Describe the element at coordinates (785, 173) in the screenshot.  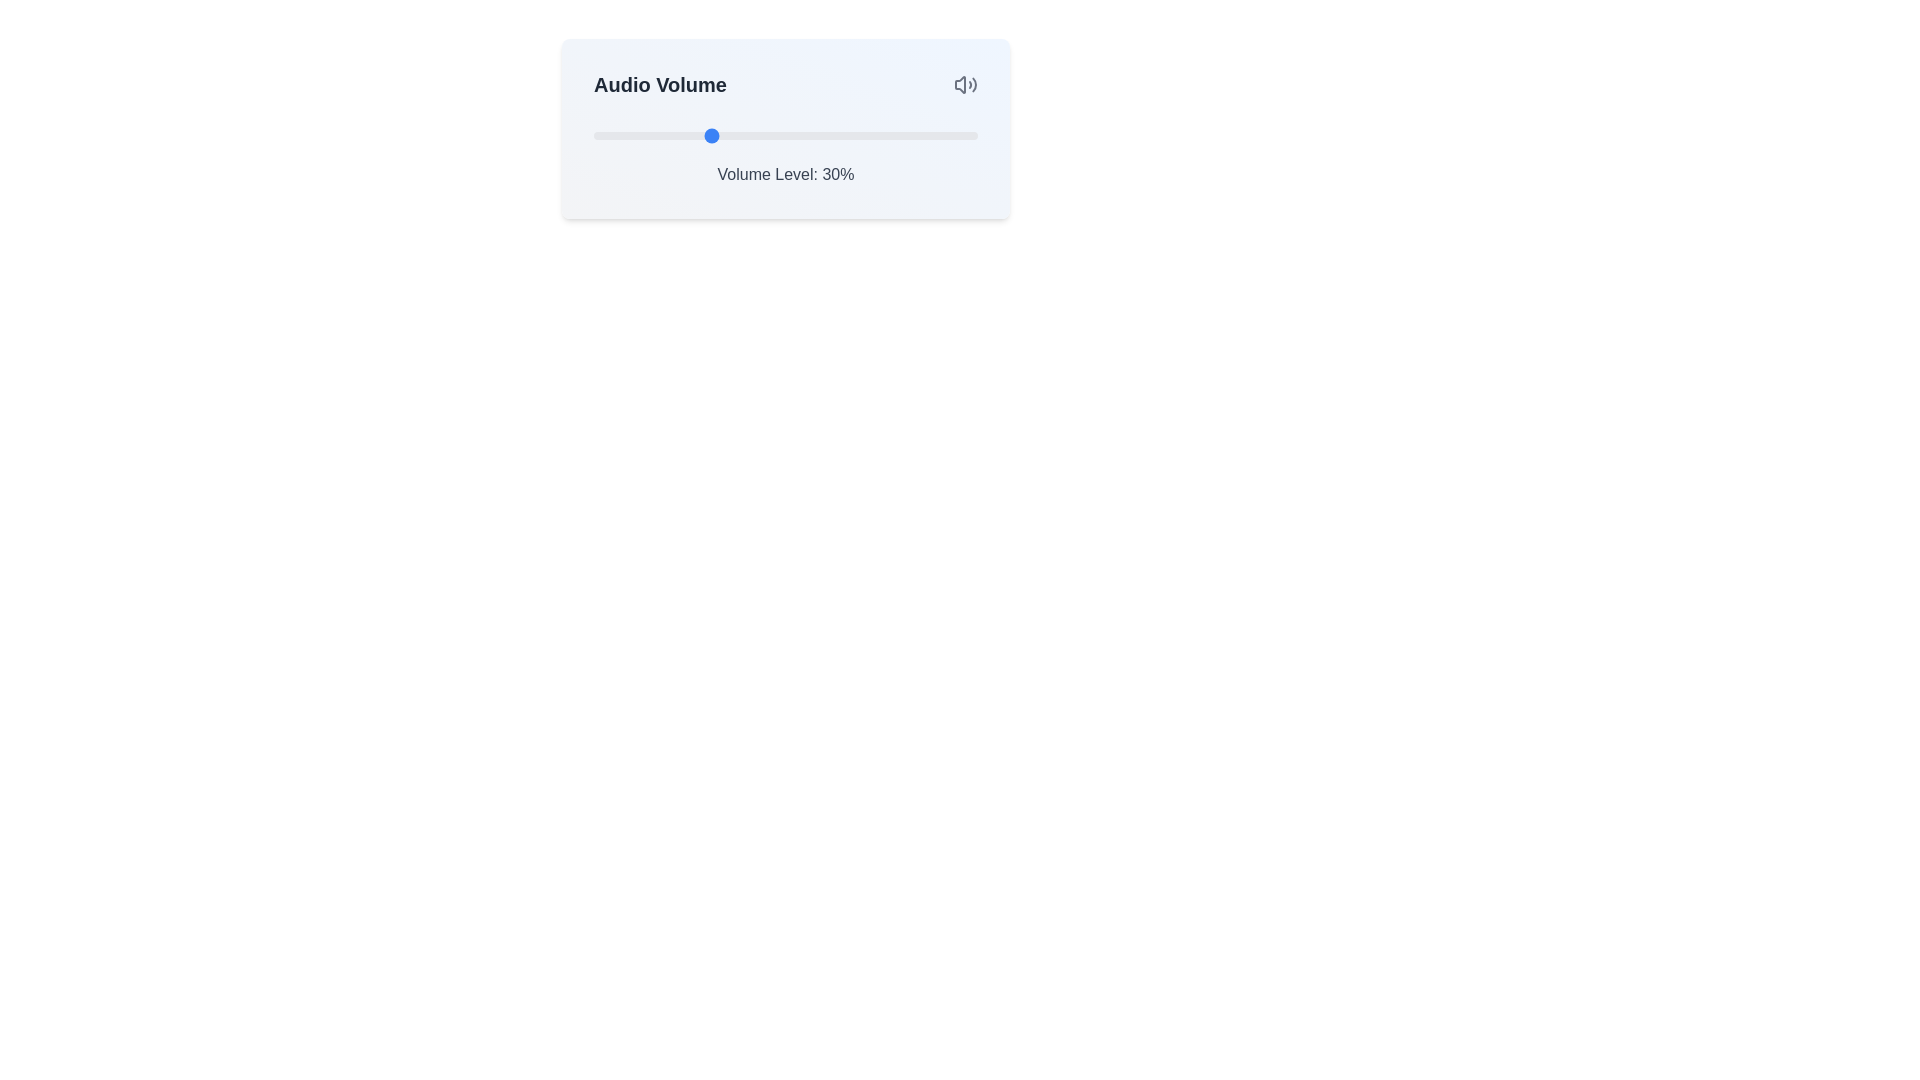
I see `the text 'Volume Level: 30%' for copying from the static label that is horizontally centered and positioned below the volume slider` at that location.